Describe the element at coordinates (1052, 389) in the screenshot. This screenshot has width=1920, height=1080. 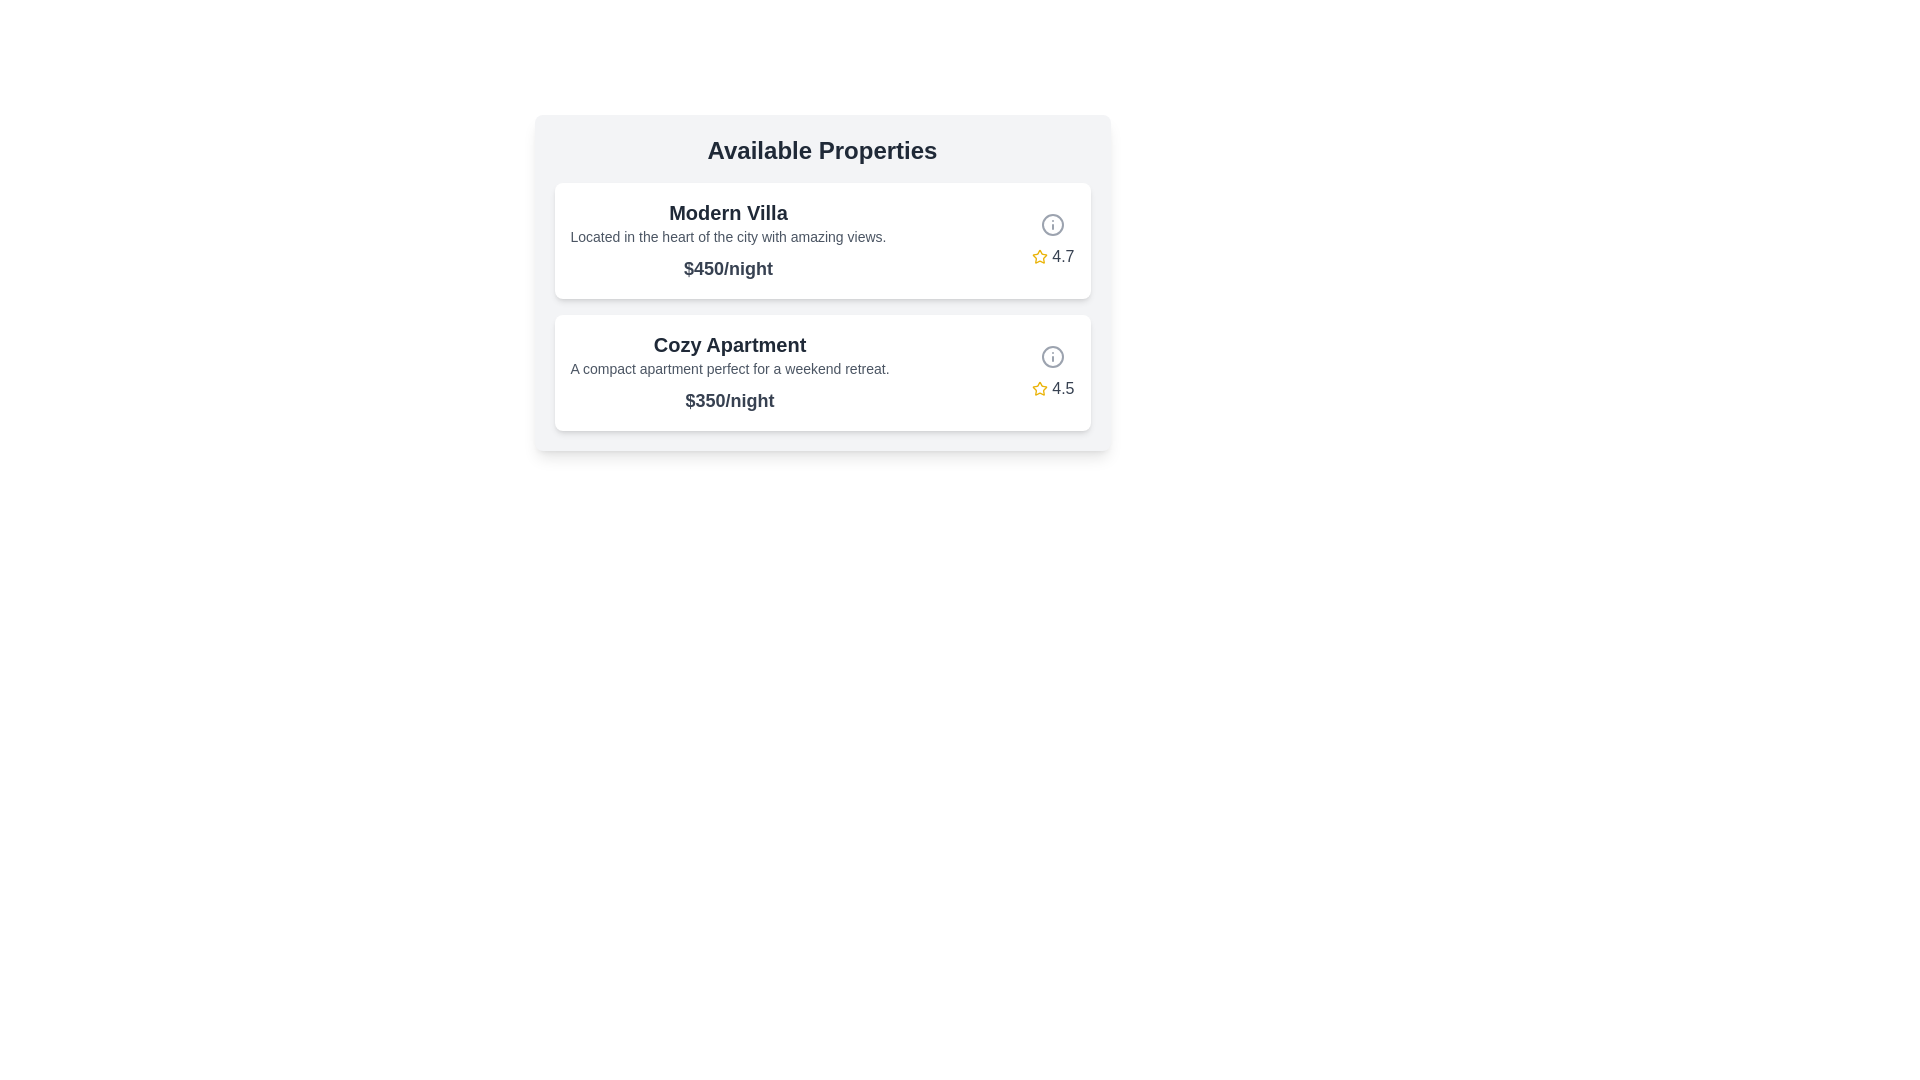
I see `rating value displayed next to the yellow star icon in the rating display for the 'Cozy Apartment'` at that location.